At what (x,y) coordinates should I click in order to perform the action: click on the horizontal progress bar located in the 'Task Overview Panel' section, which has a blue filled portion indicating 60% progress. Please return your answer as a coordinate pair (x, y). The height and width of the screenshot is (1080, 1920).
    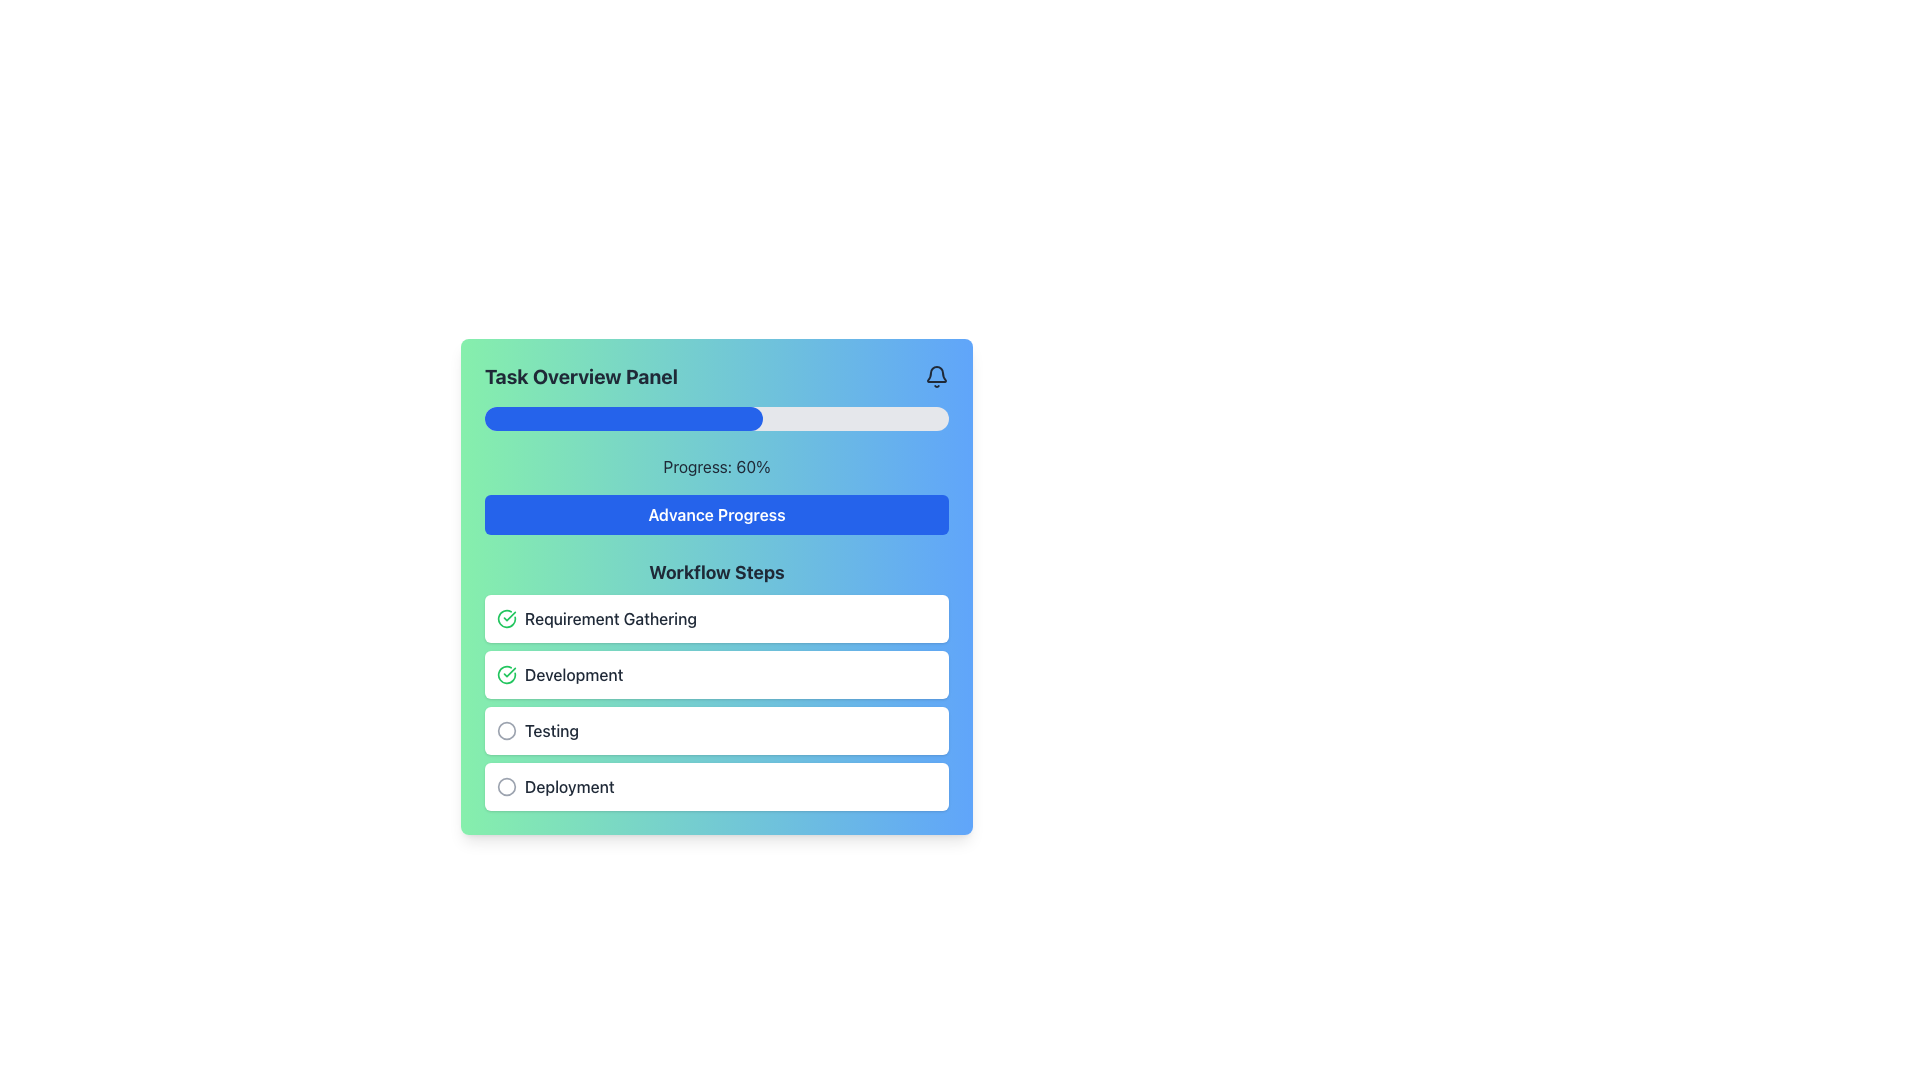
    Looking at the image, I should click on (716, 418).